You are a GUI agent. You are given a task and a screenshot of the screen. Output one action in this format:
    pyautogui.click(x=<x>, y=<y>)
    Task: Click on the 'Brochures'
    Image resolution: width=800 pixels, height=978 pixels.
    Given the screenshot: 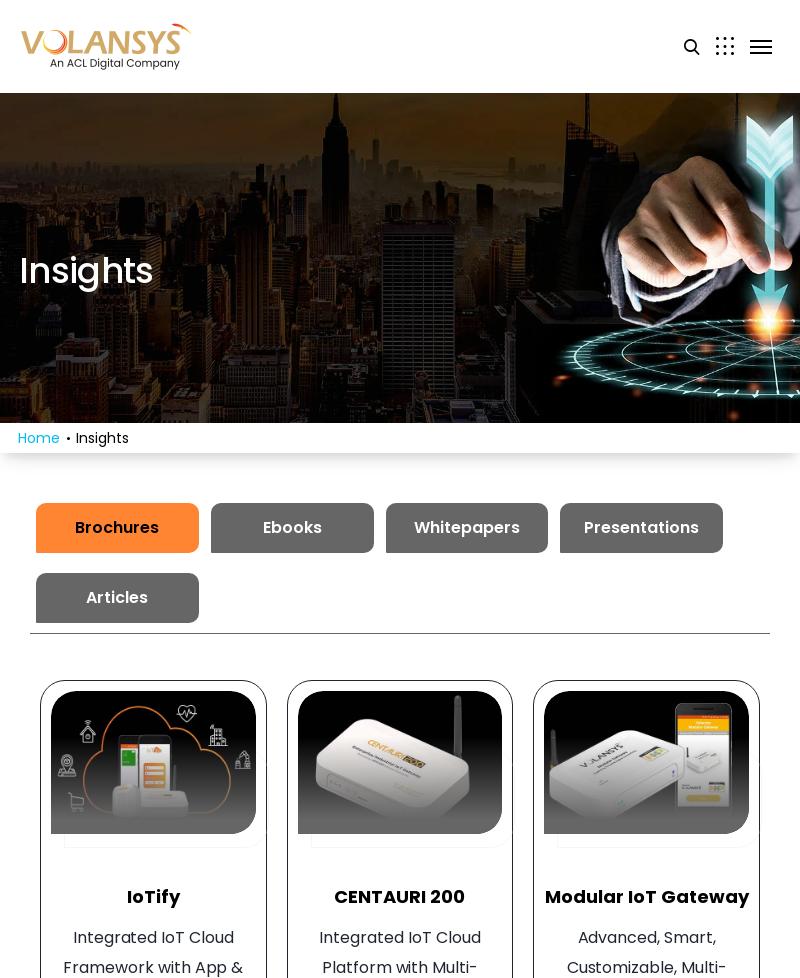 What is the action you would take?
    pyautogui.click(x=75, y=527)
    